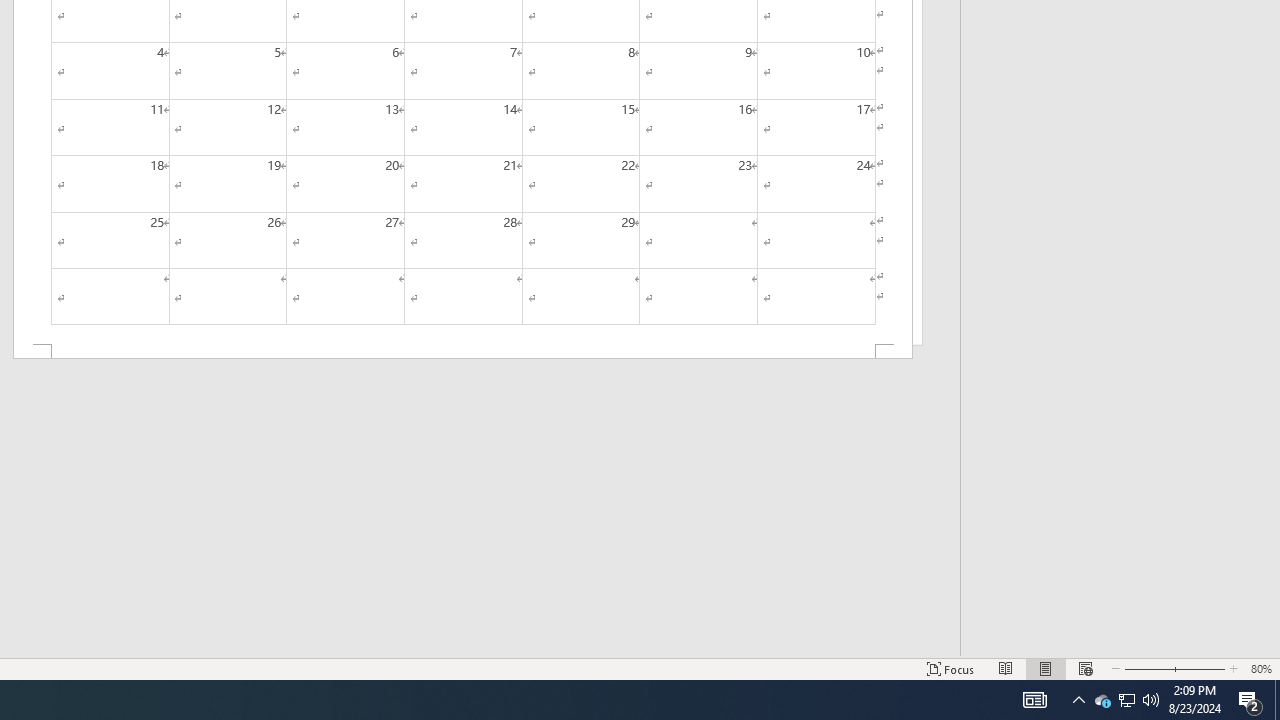 This screenshot has width=1280, height=720. What do you see at coordinates (950, 669) in the screenshot?
I see `'Focus '` at bounding box center [950, 669].